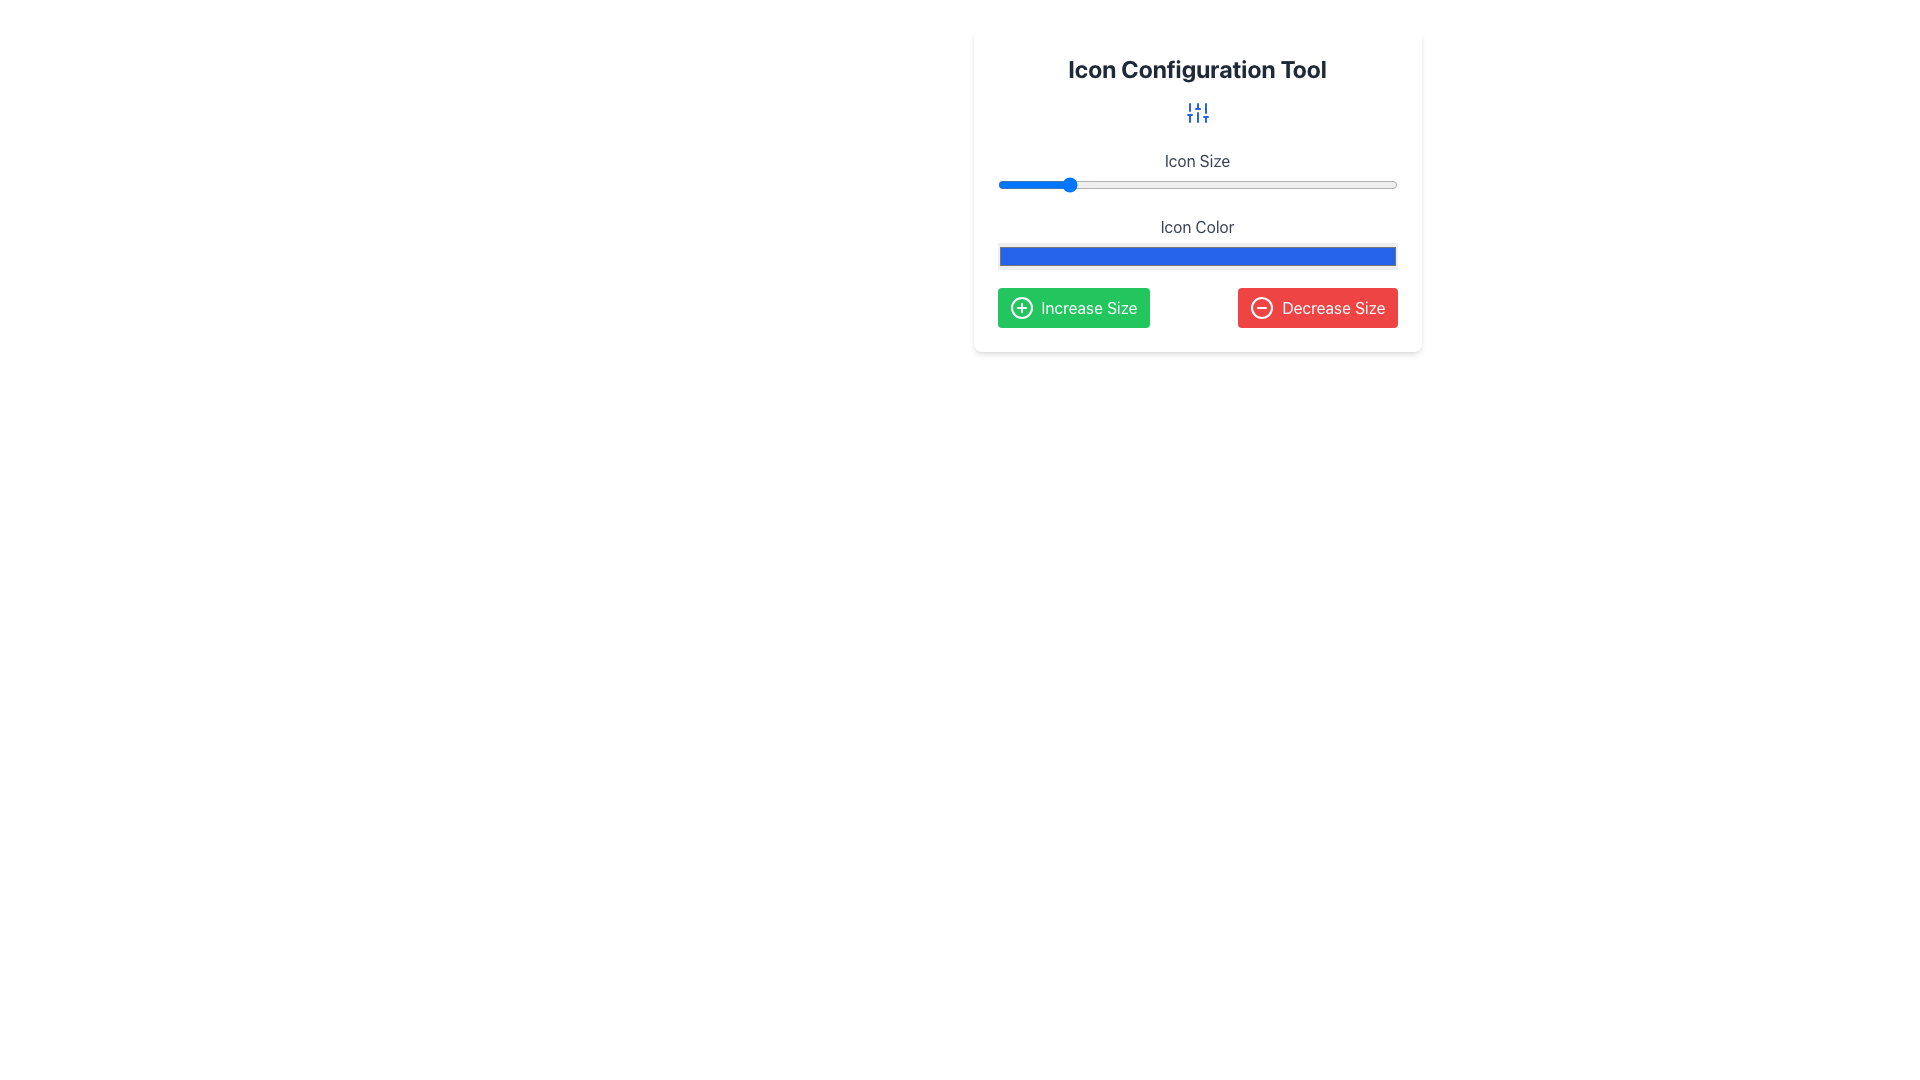 This screenshot has height=1080, width=1920. Describe the element at coordinates (1022, 185) in the screenshot. I see `the icon size` at that location.